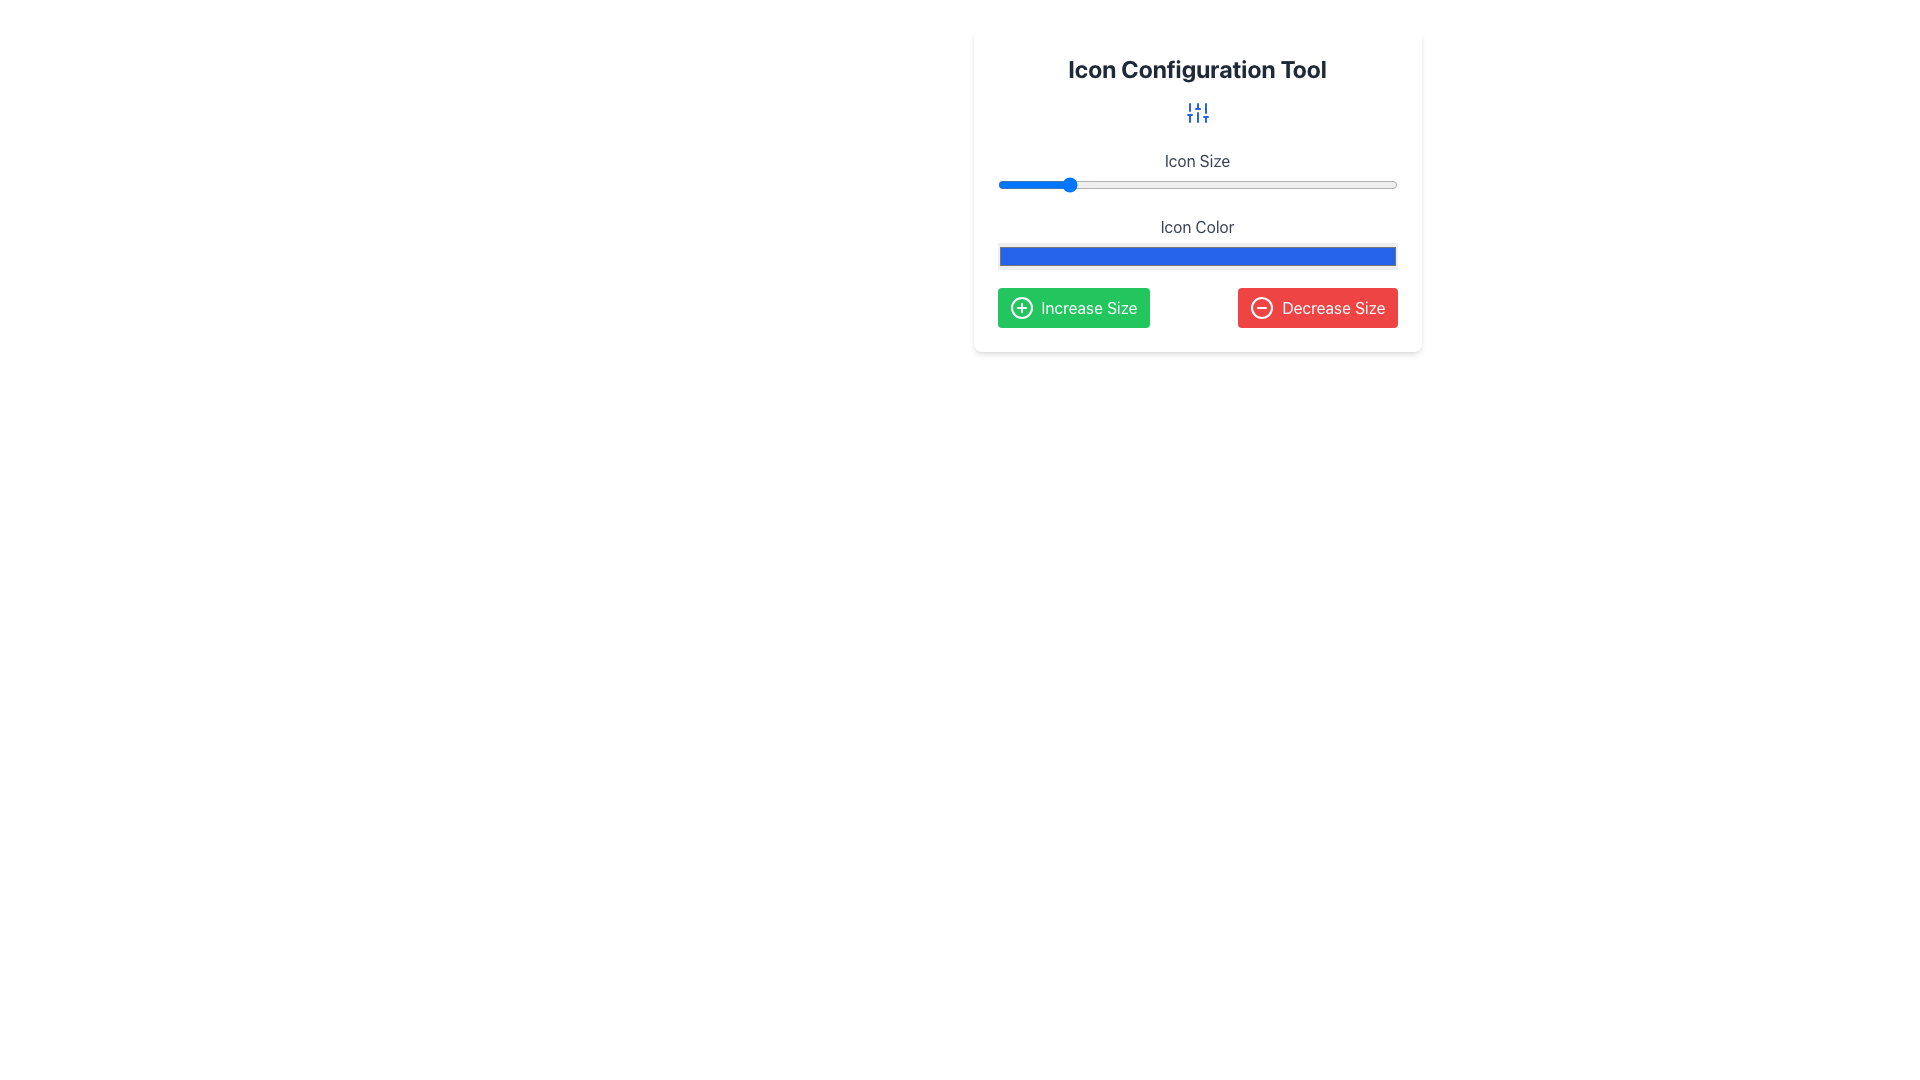 This screenshot has height=1080, width=1920. Describe the element at coordinates (1022, 185) in the screenshot. I see `the icon size` at that location.